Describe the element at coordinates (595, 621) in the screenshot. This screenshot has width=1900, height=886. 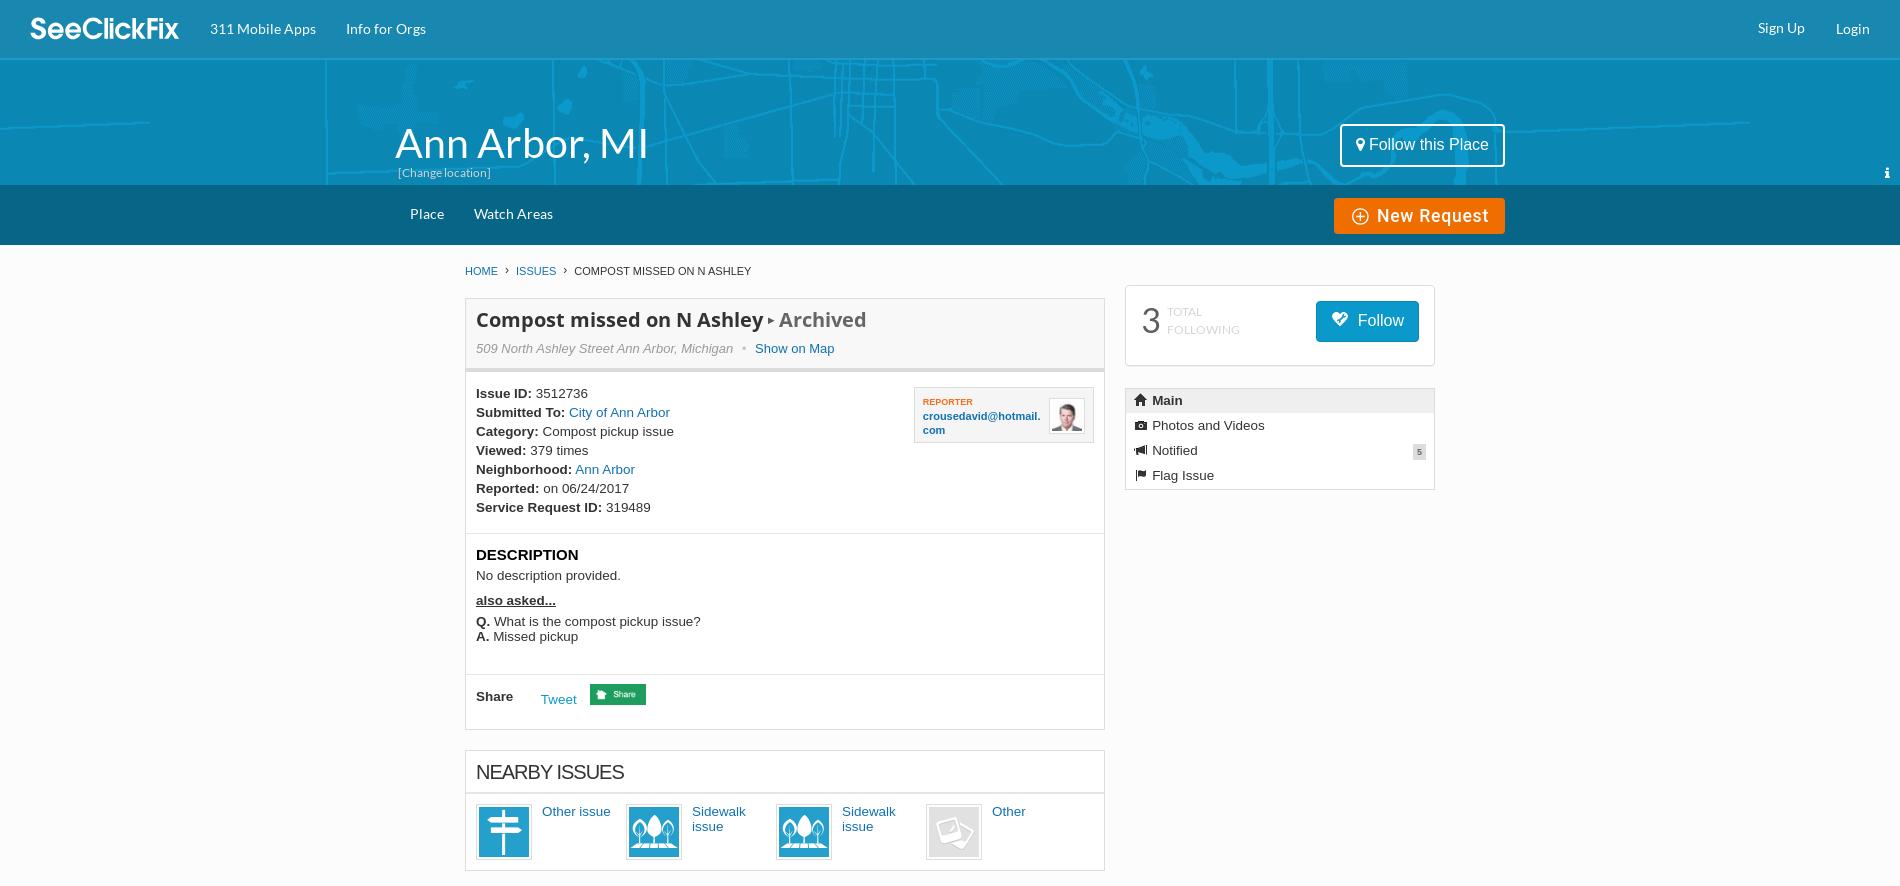
I see `'What is the compost pickup issue?'` at that location.